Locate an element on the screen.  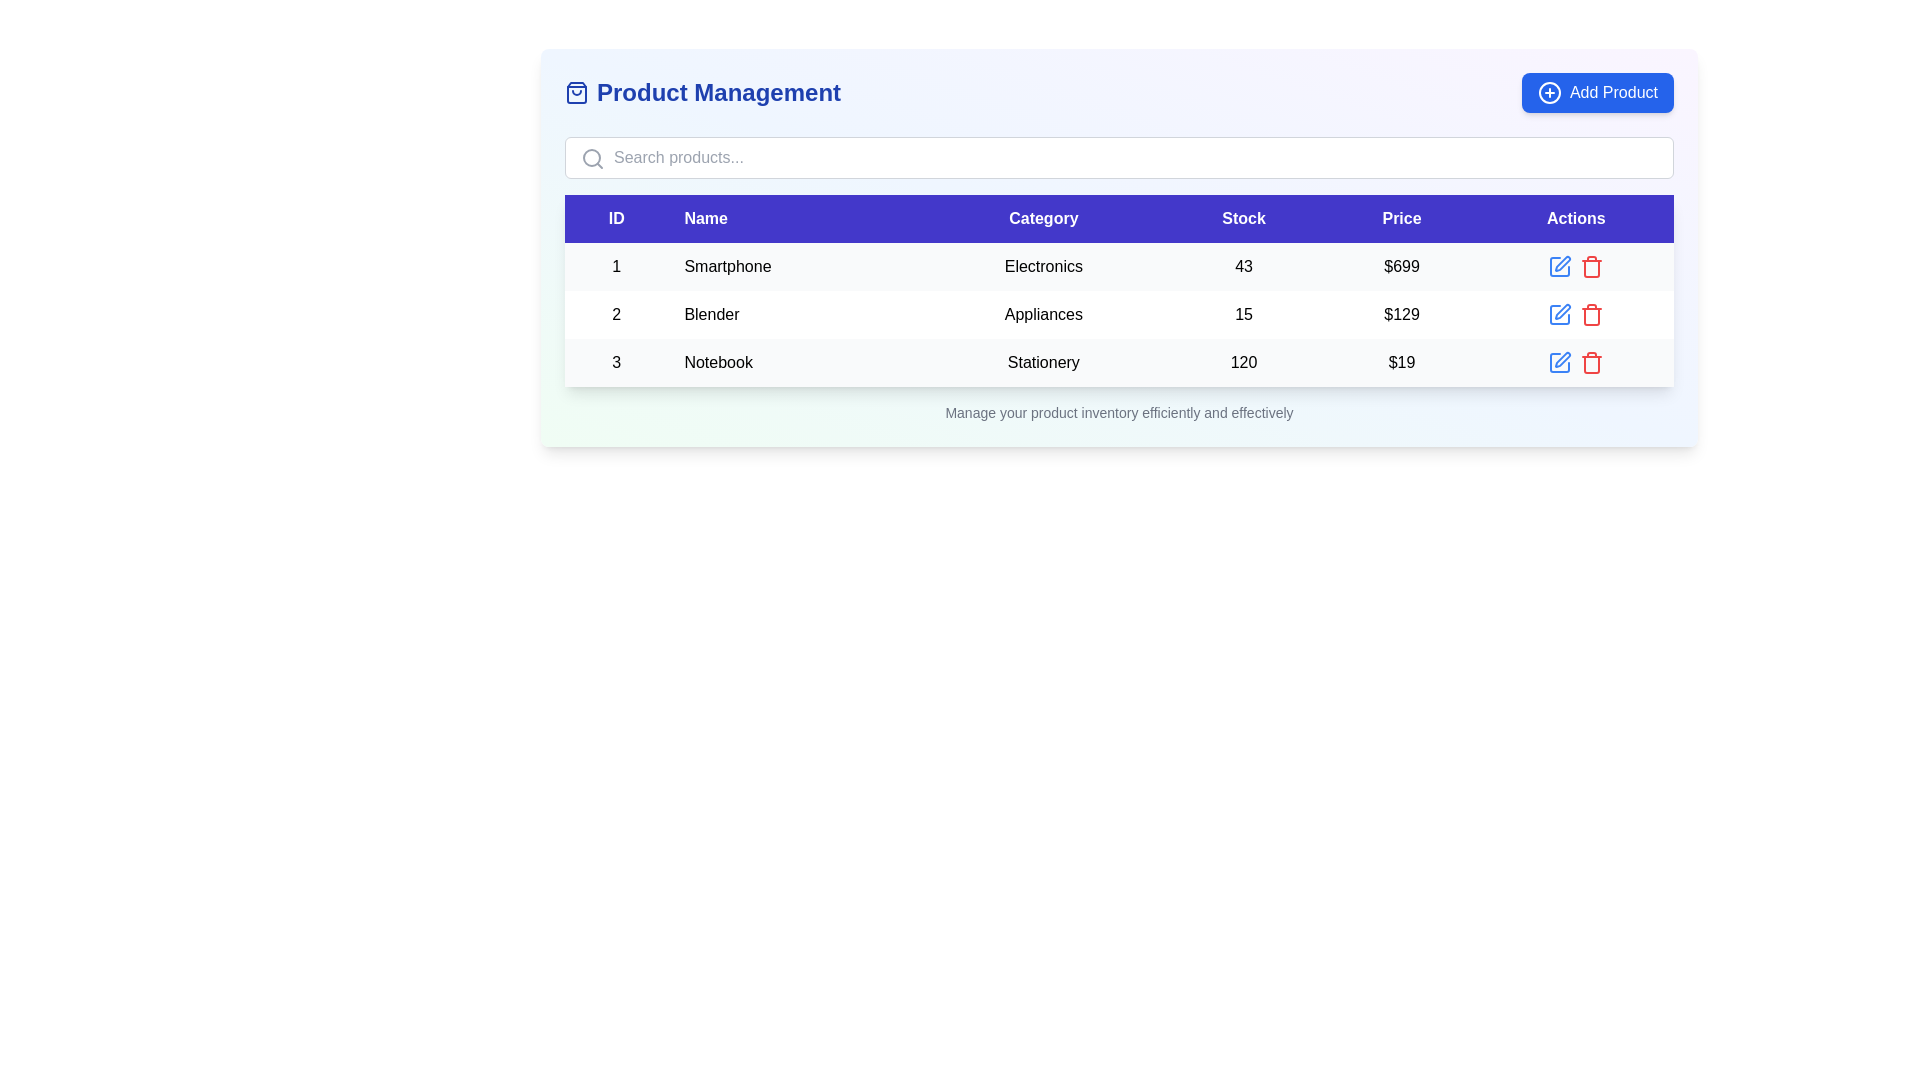
the edit button located in the 'Actions' column of the first row of the table to initiate the edit operation for the respective product's details is located at coordinates (1559, 265).